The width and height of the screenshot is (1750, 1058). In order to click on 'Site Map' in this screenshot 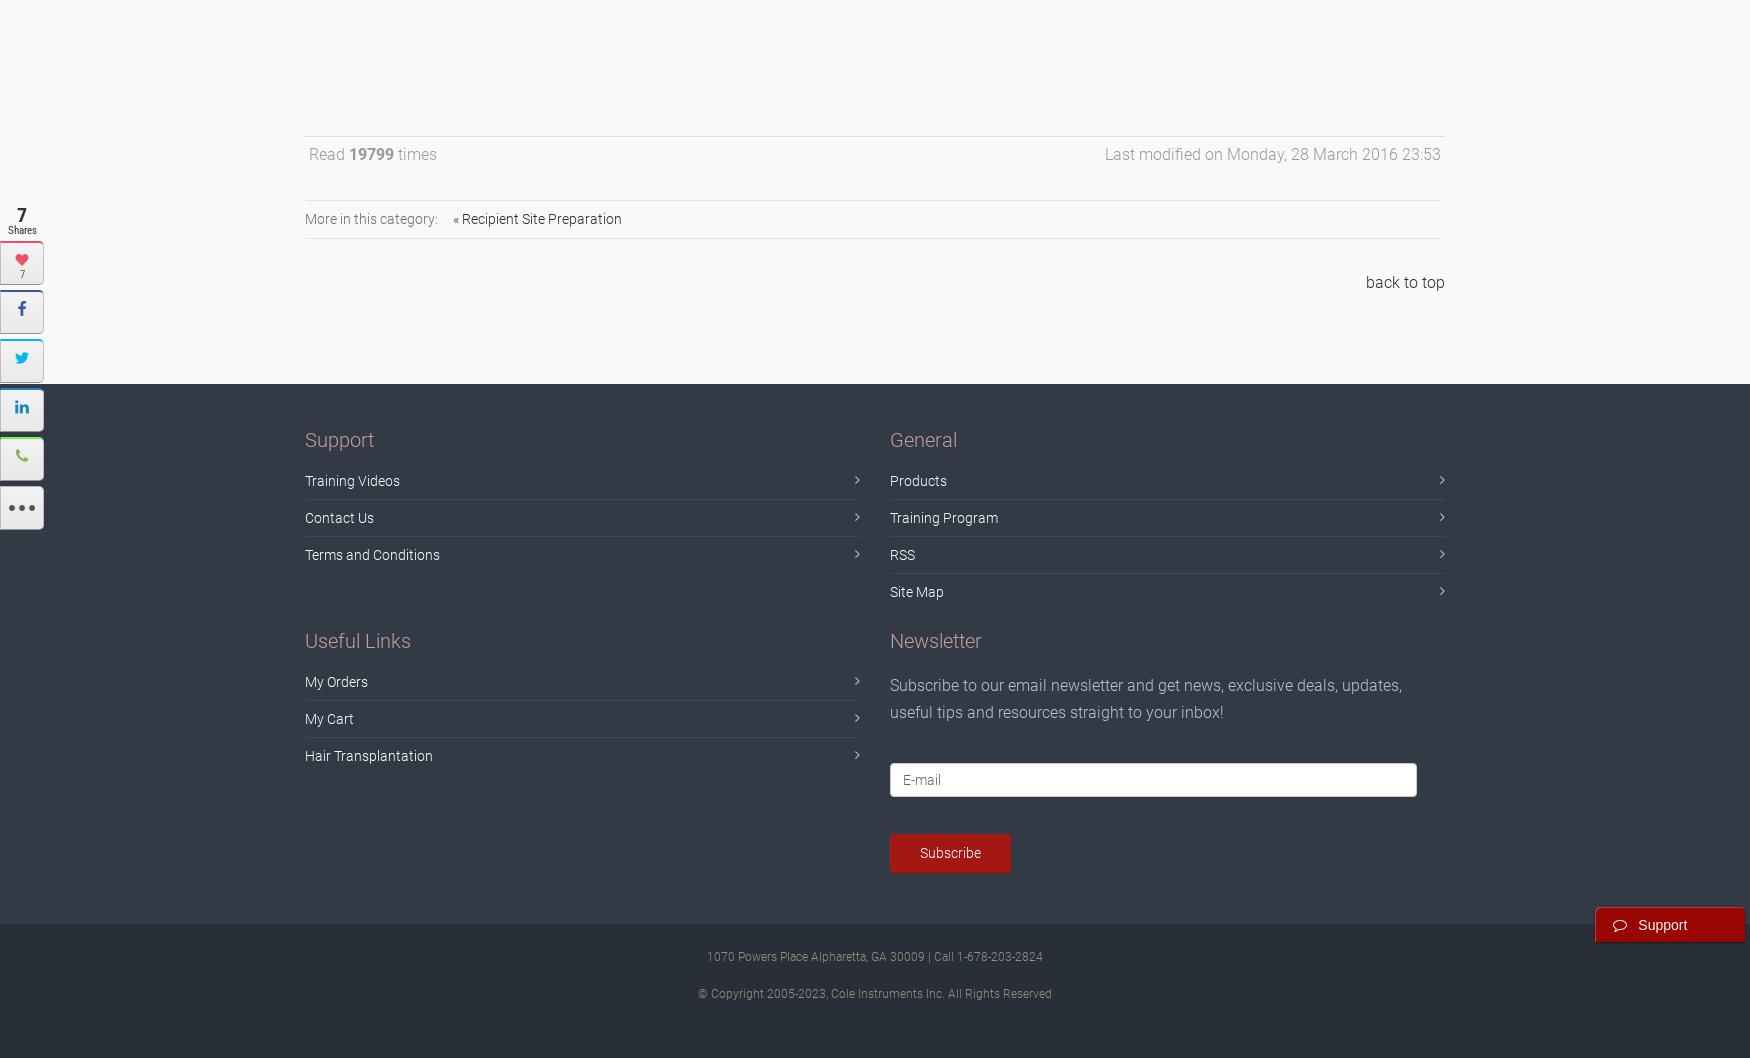, I will do `click(916, 590)`.